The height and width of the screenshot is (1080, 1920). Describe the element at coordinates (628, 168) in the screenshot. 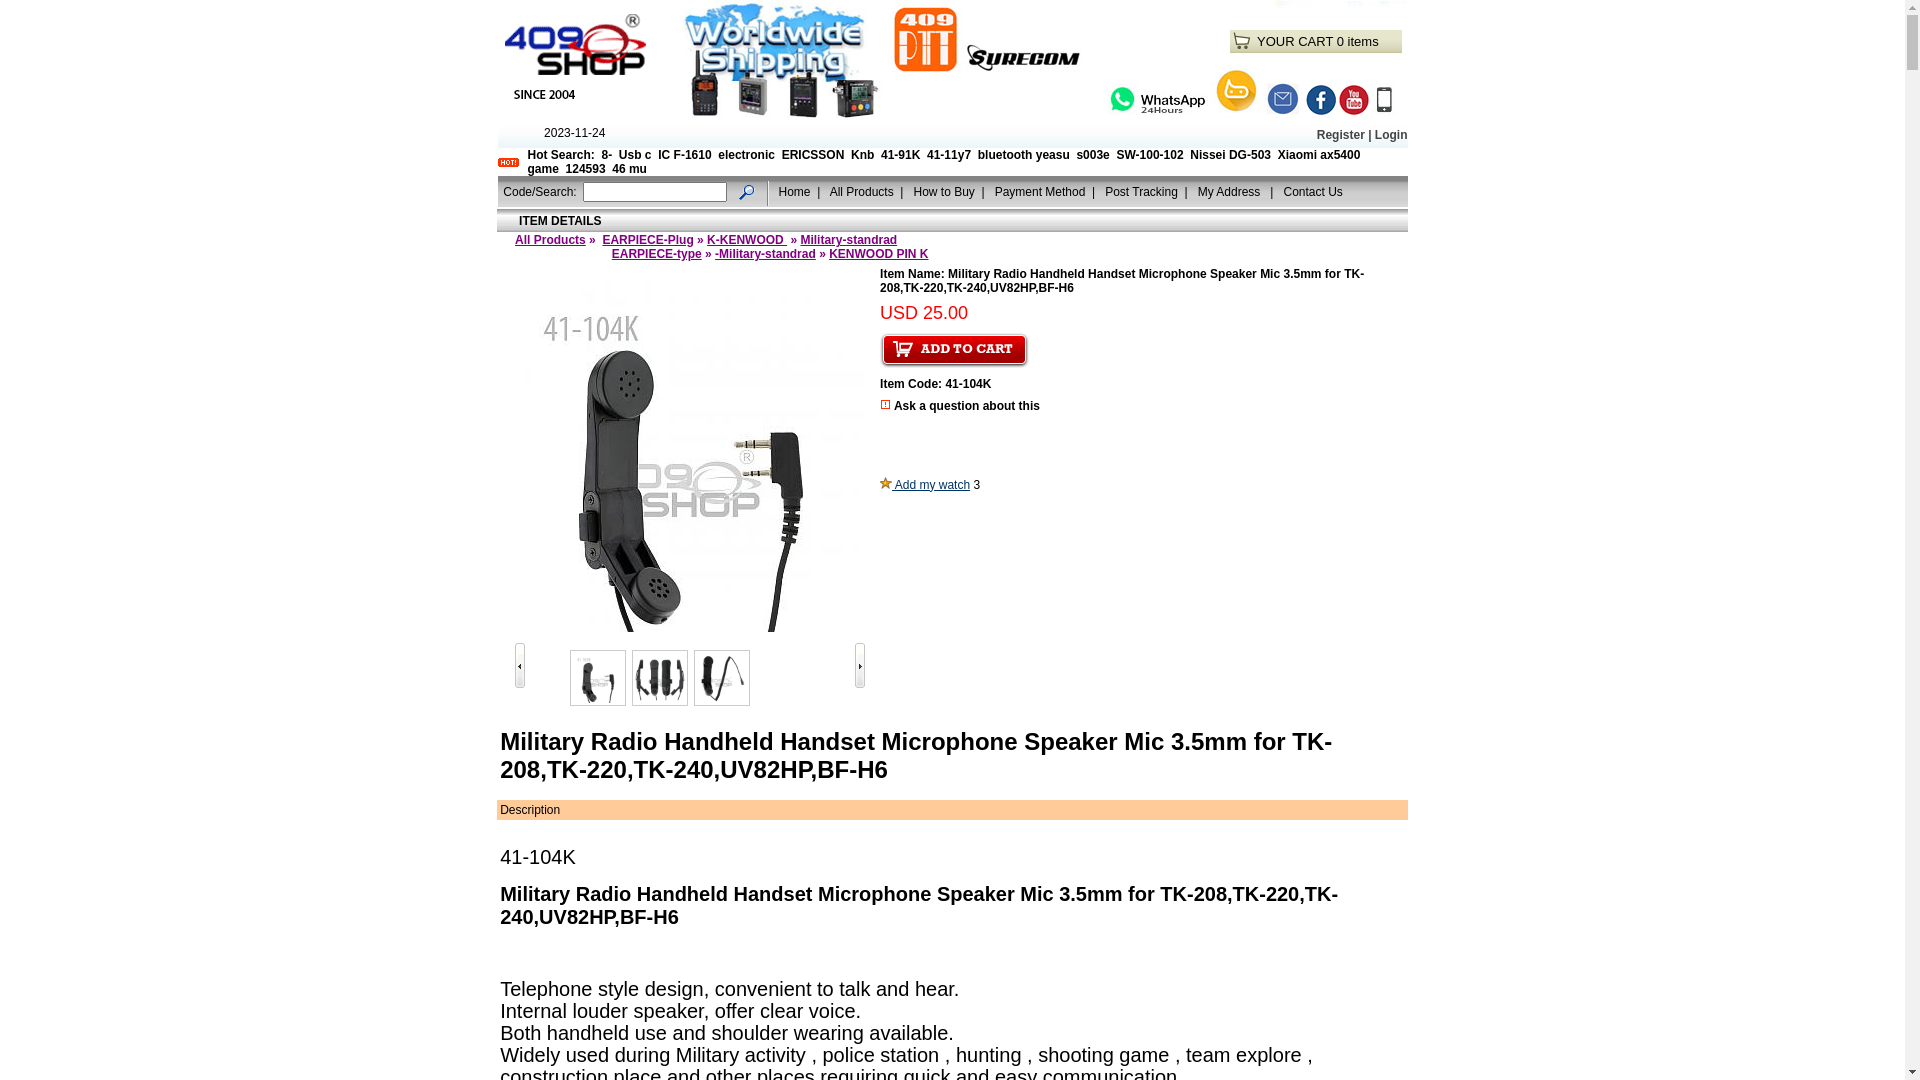

I see `'46 mu'` at that location.